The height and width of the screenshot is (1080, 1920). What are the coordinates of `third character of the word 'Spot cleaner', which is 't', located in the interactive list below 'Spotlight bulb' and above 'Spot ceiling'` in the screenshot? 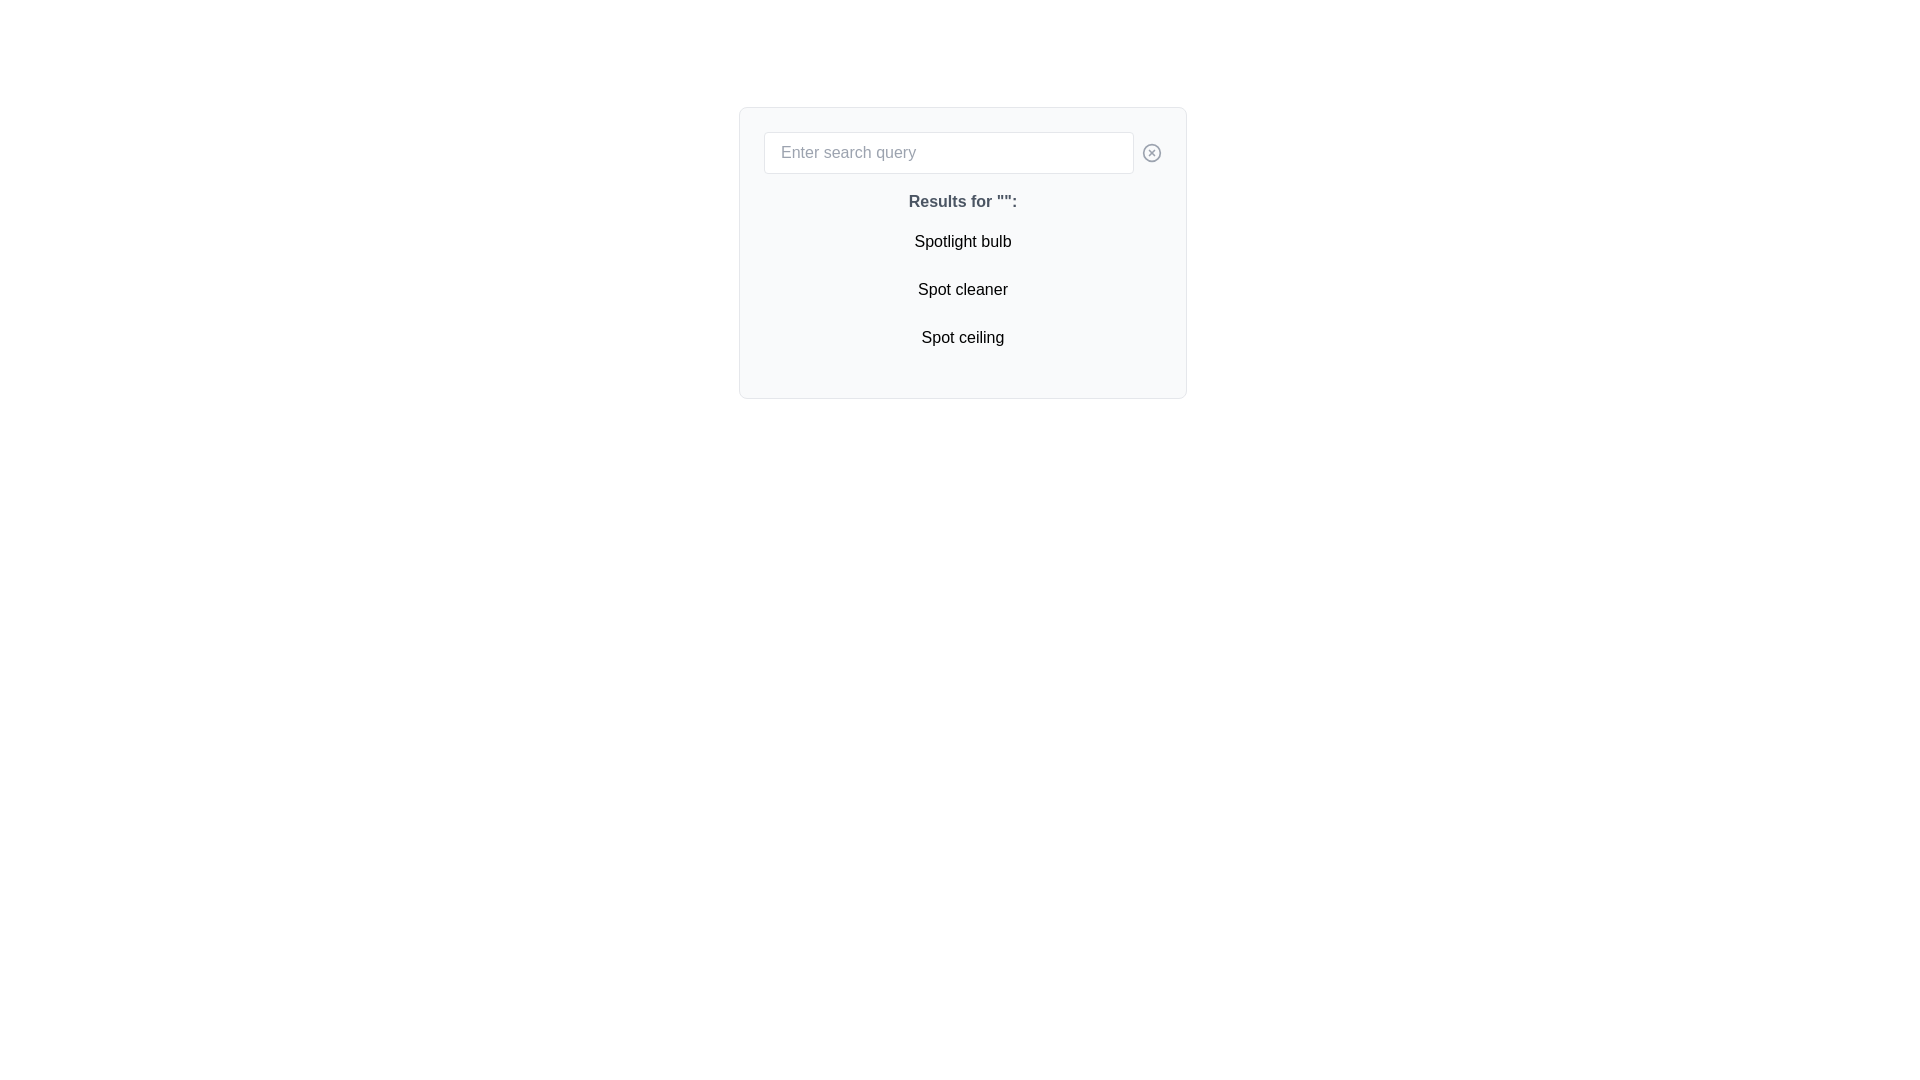 It's located at (932, 289).